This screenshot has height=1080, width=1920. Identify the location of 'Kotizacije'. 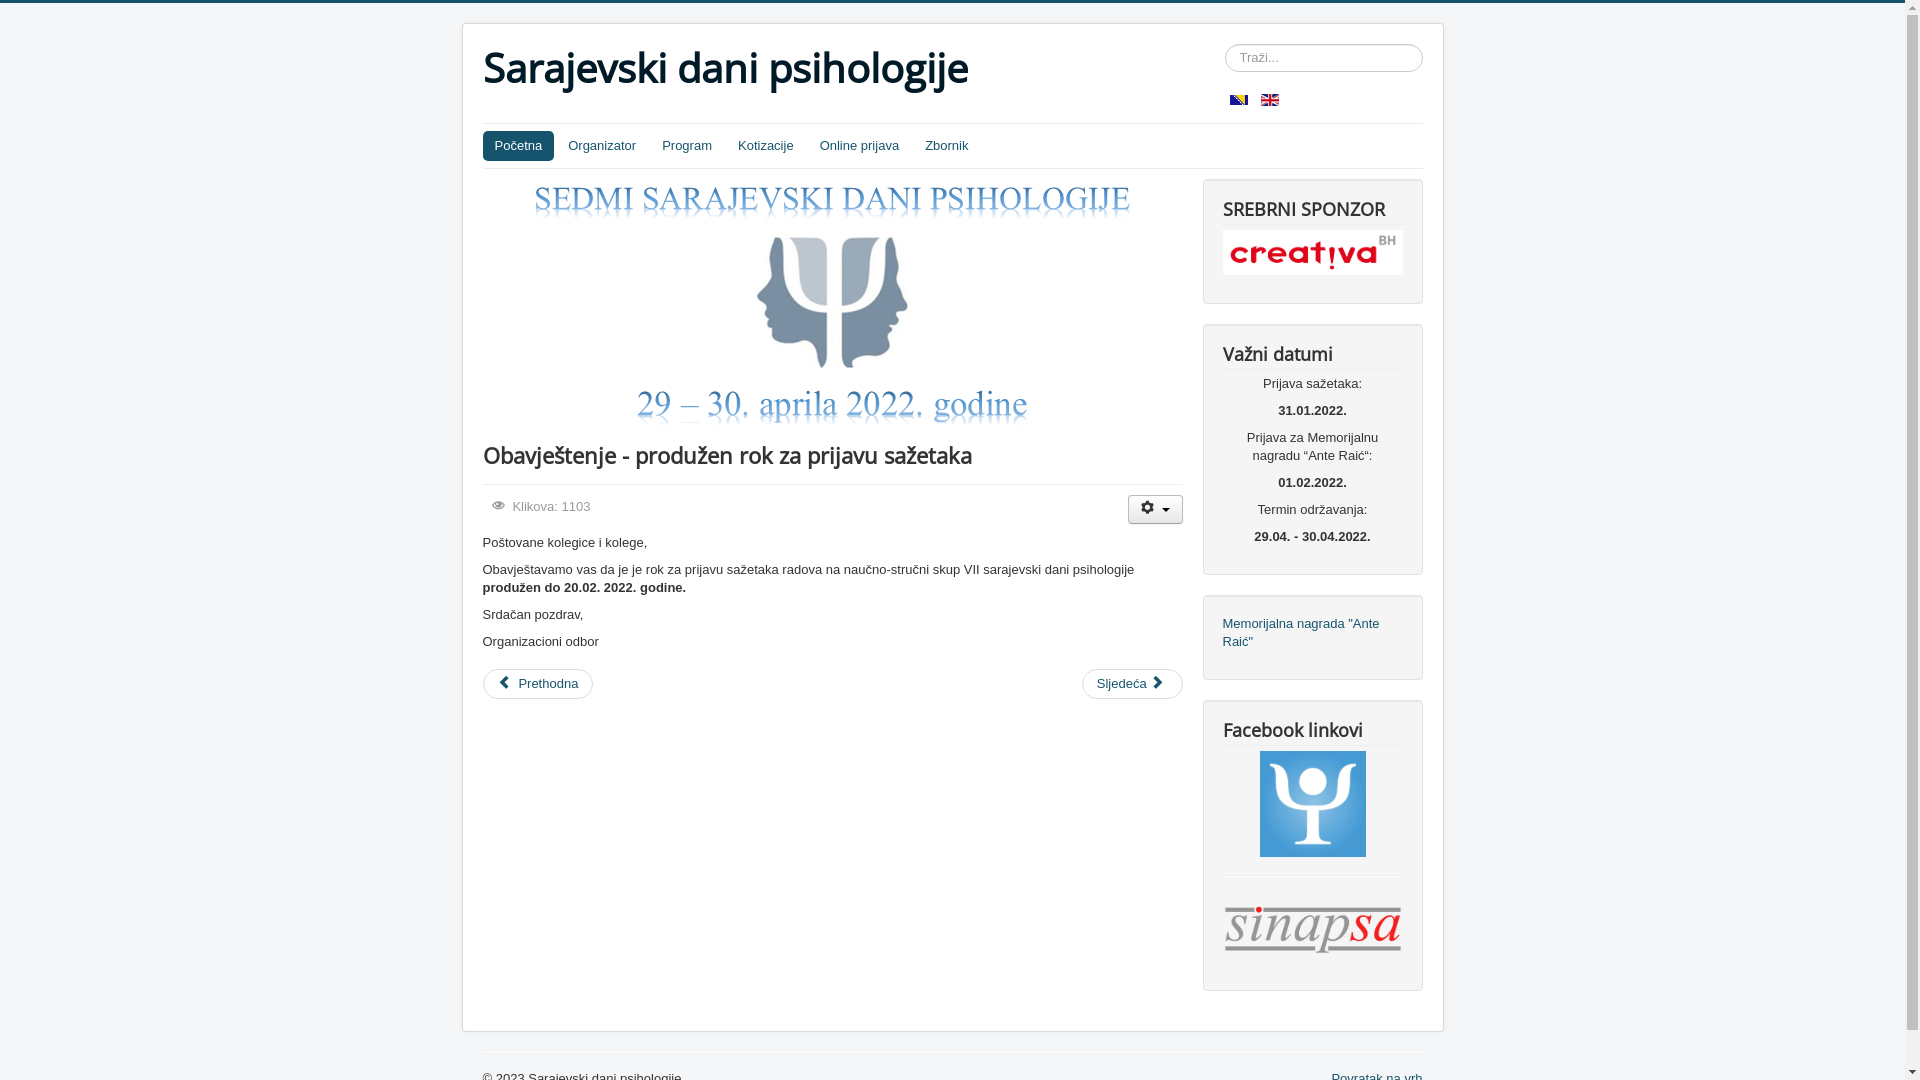
(765, 145).